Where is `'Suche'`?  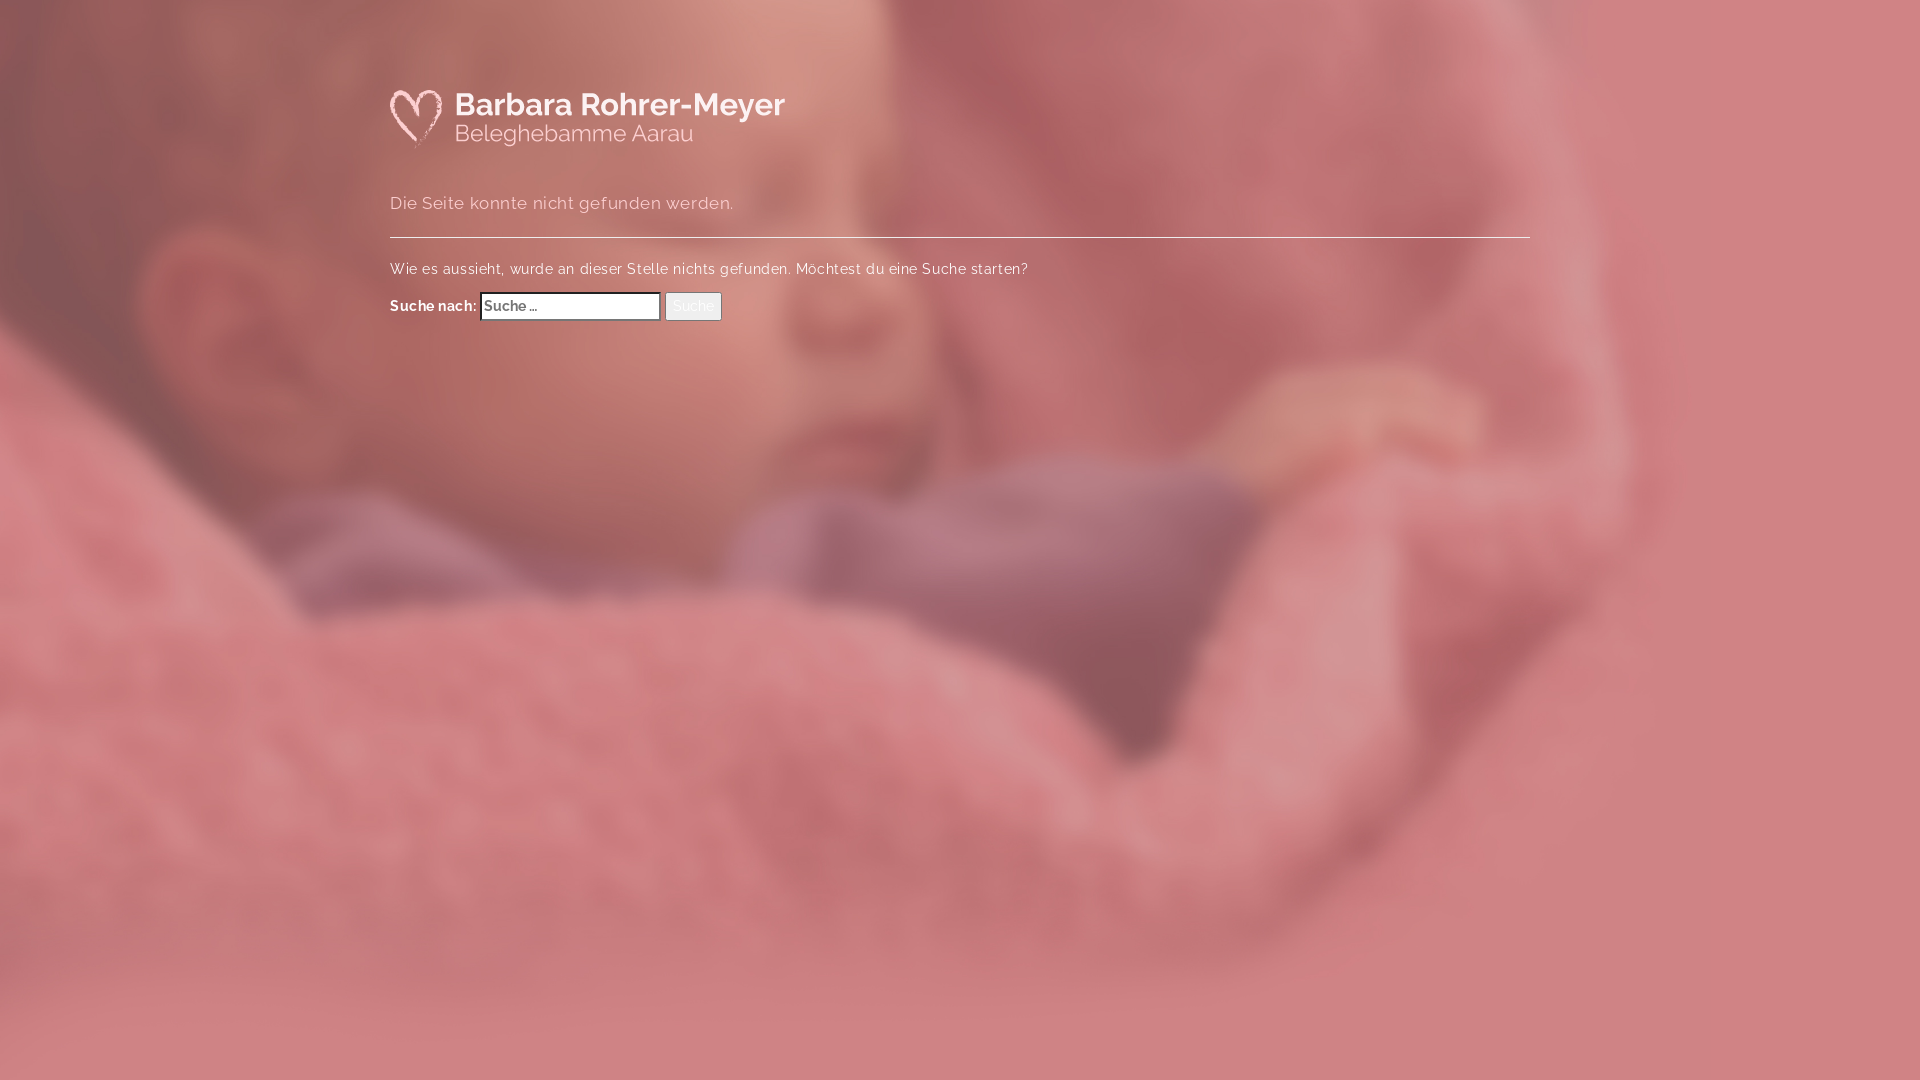
'Suche' is located at coordinates (693, 307).